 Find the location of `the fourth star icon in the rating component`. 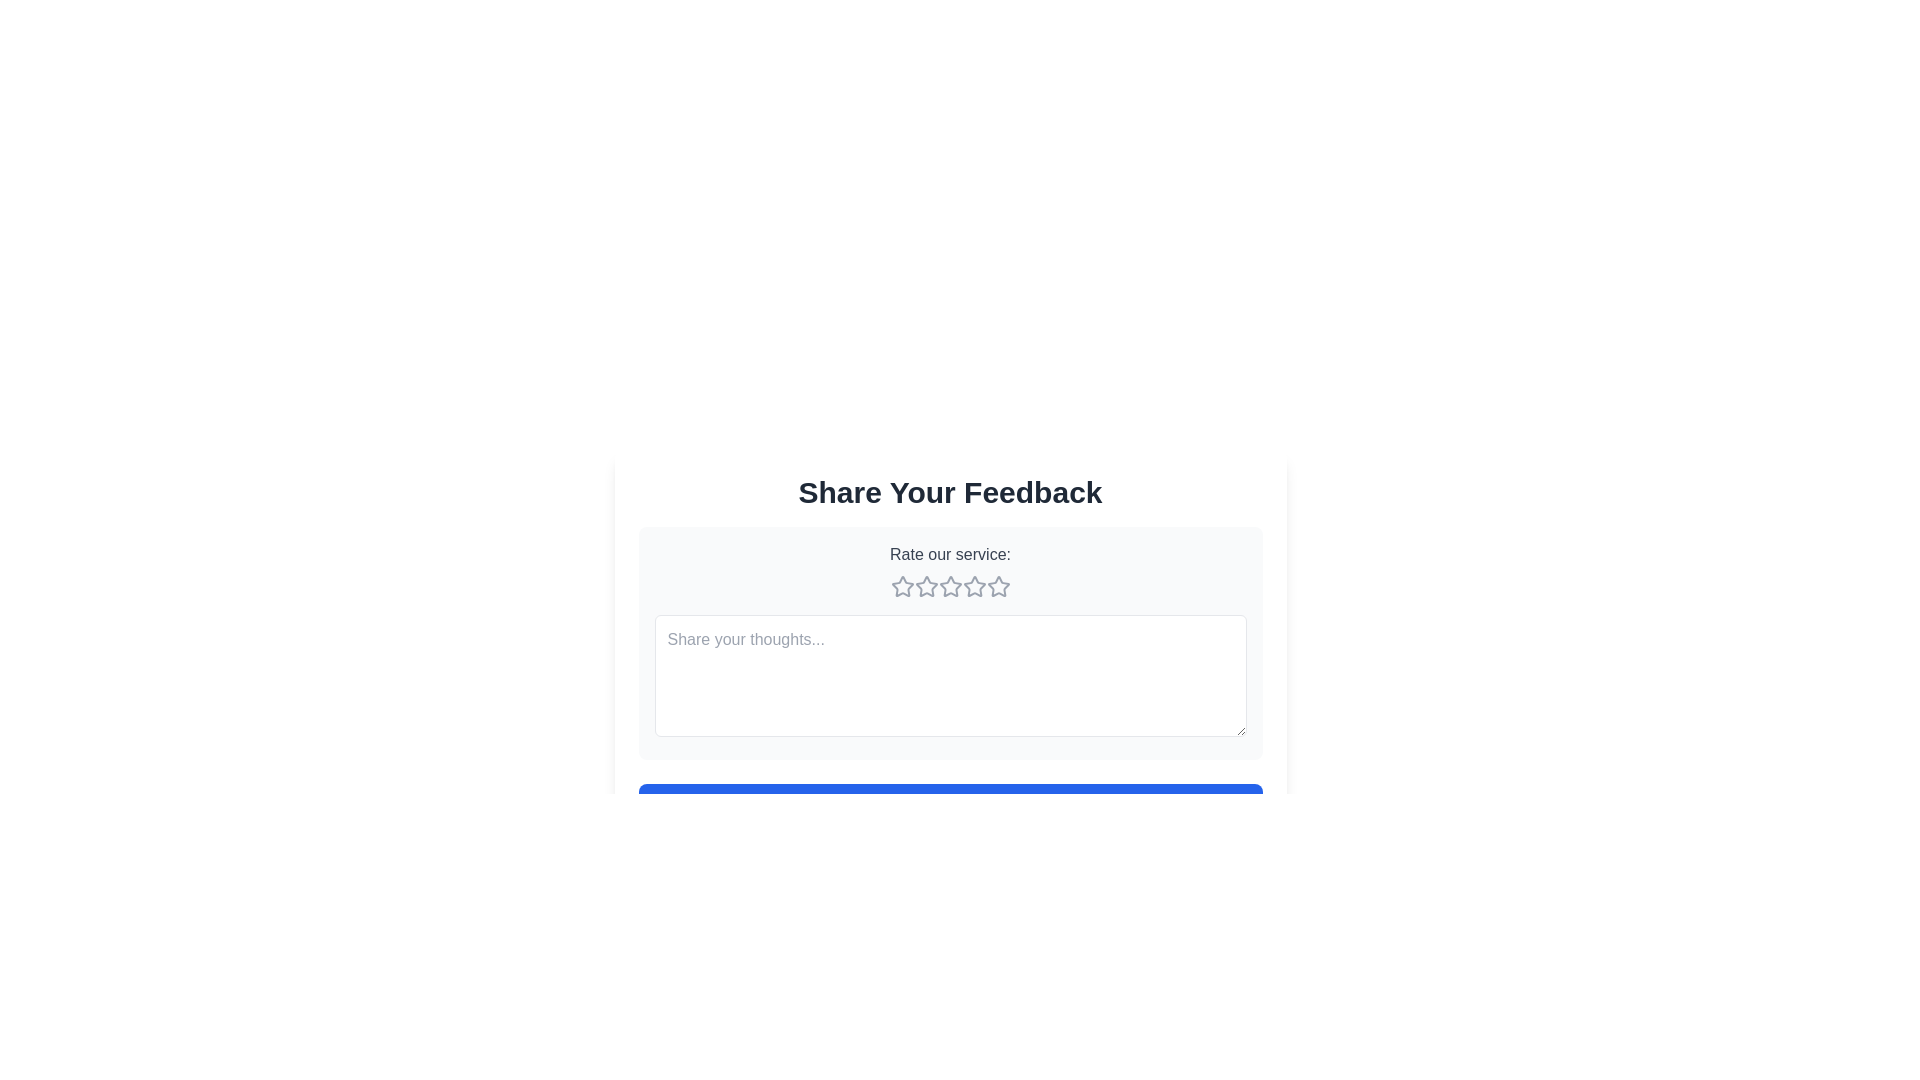

the fourth star icon in the rating component is located at coordinates (998, 585).